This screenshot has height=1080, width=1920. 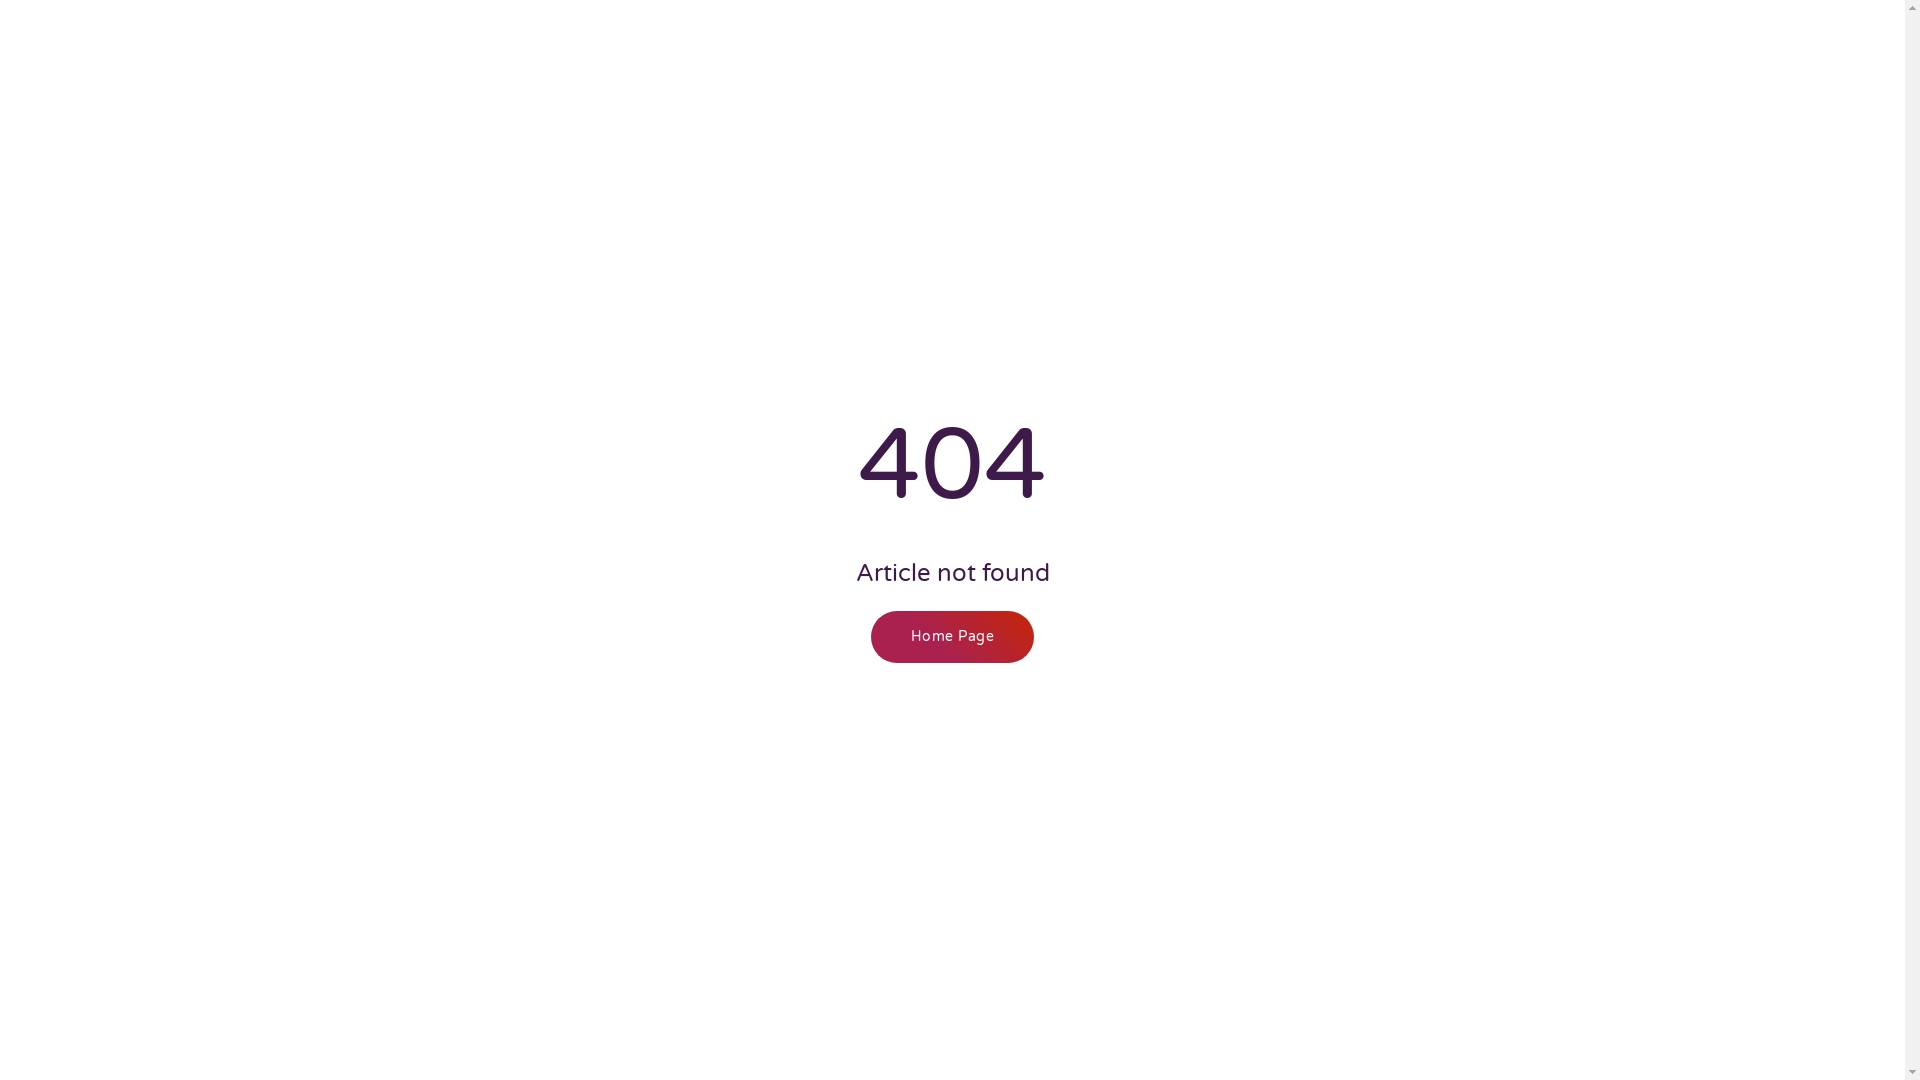 What do you see at coordinates (952, 636) in the screenshot?
I see `'Home Page'` at bounding box center [952, 636].